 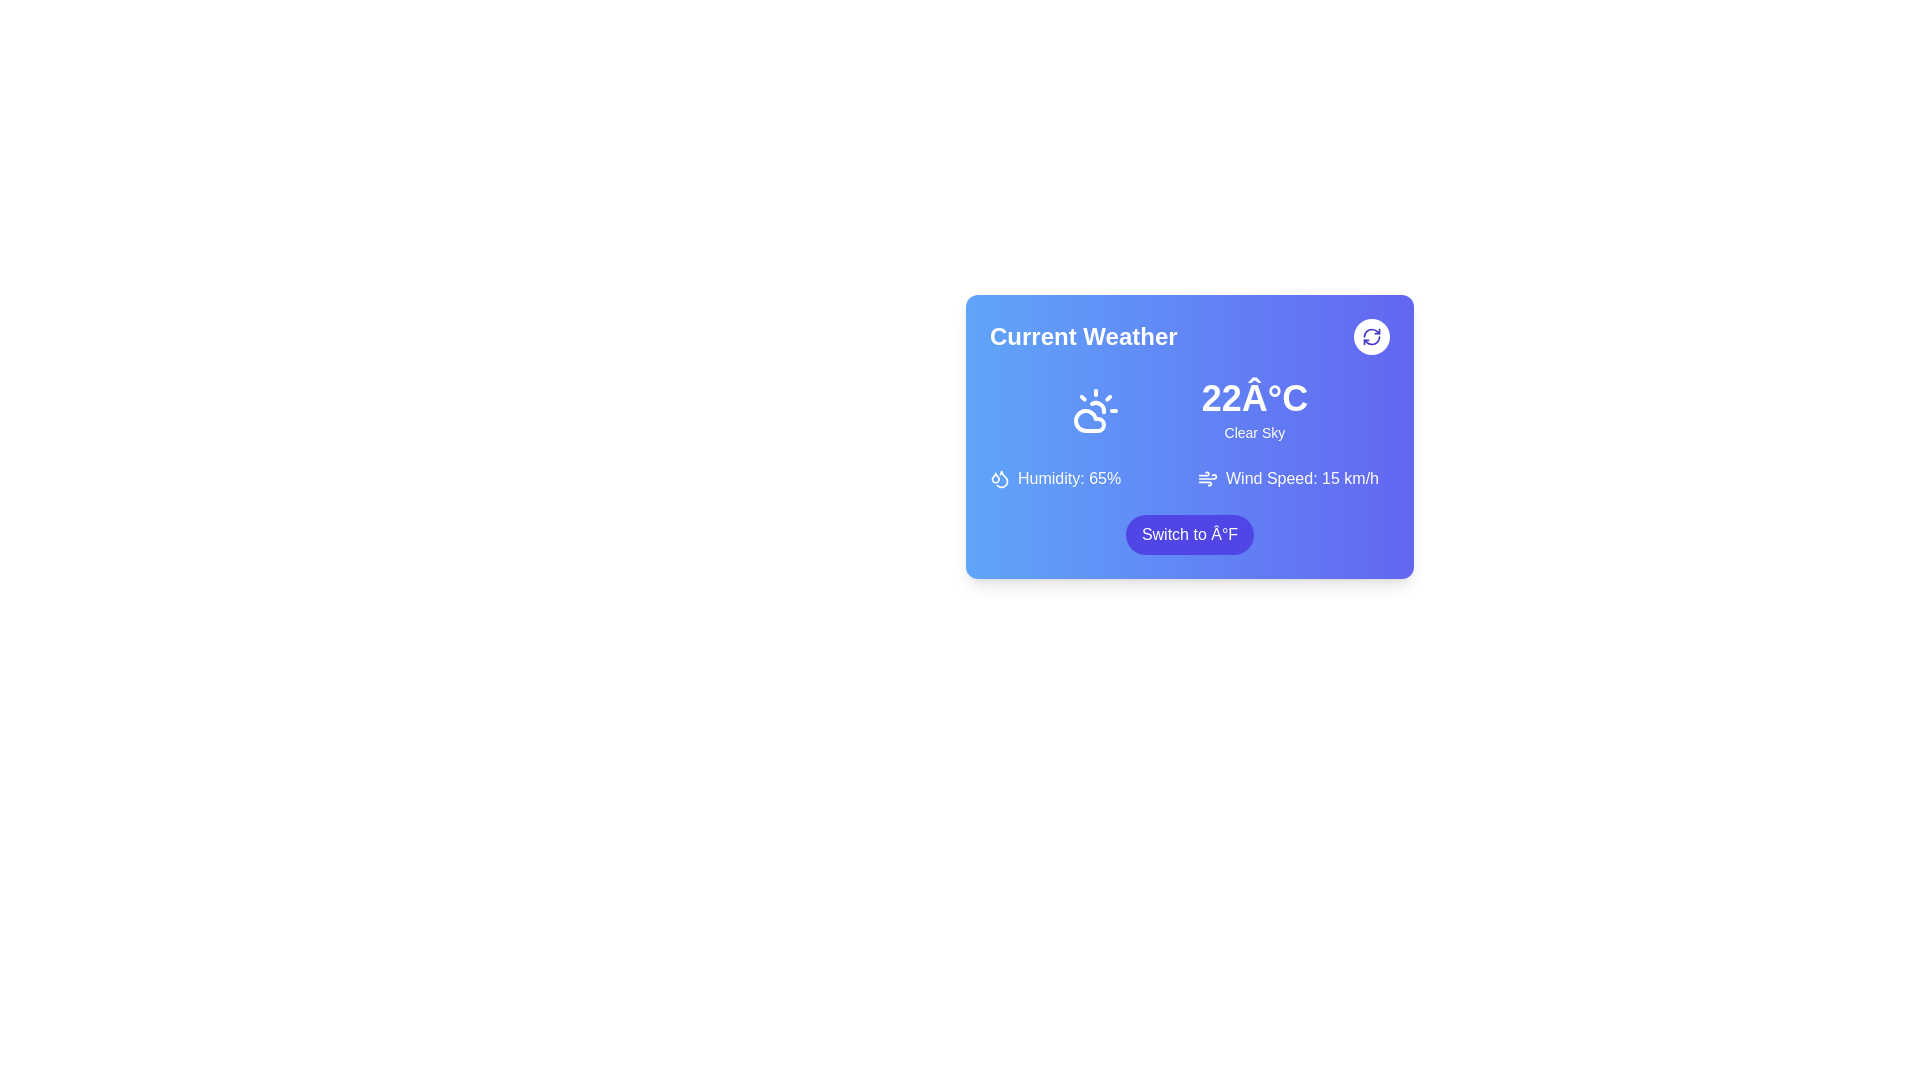 I want to click on the circular button with a refresh icon located at the top-right corner of the weather information widget, so click(x=1371, y=335).